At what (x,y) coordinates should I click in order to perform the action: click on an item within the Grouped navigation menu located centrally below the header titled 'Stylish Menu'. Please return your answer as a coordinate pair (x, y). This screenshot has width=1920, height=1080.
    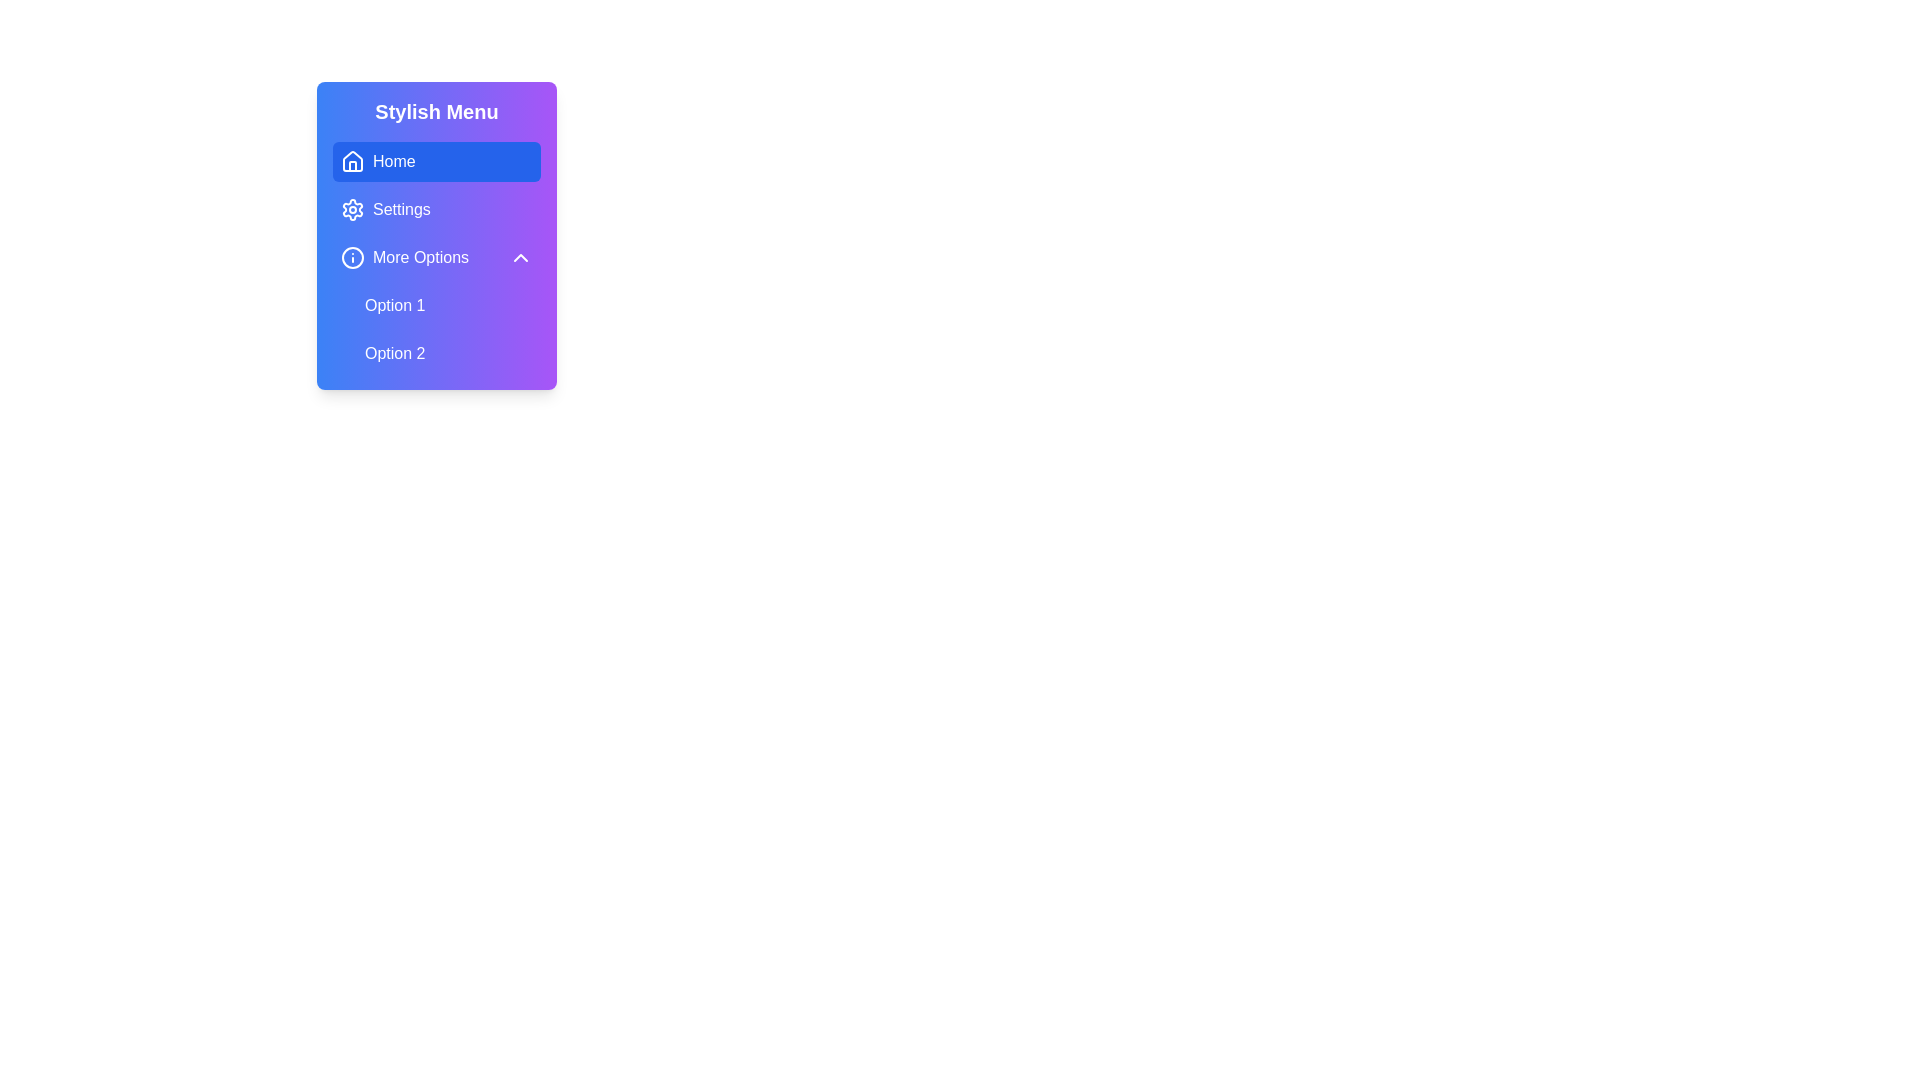
    Looking at the image, I should click on (435, 257).